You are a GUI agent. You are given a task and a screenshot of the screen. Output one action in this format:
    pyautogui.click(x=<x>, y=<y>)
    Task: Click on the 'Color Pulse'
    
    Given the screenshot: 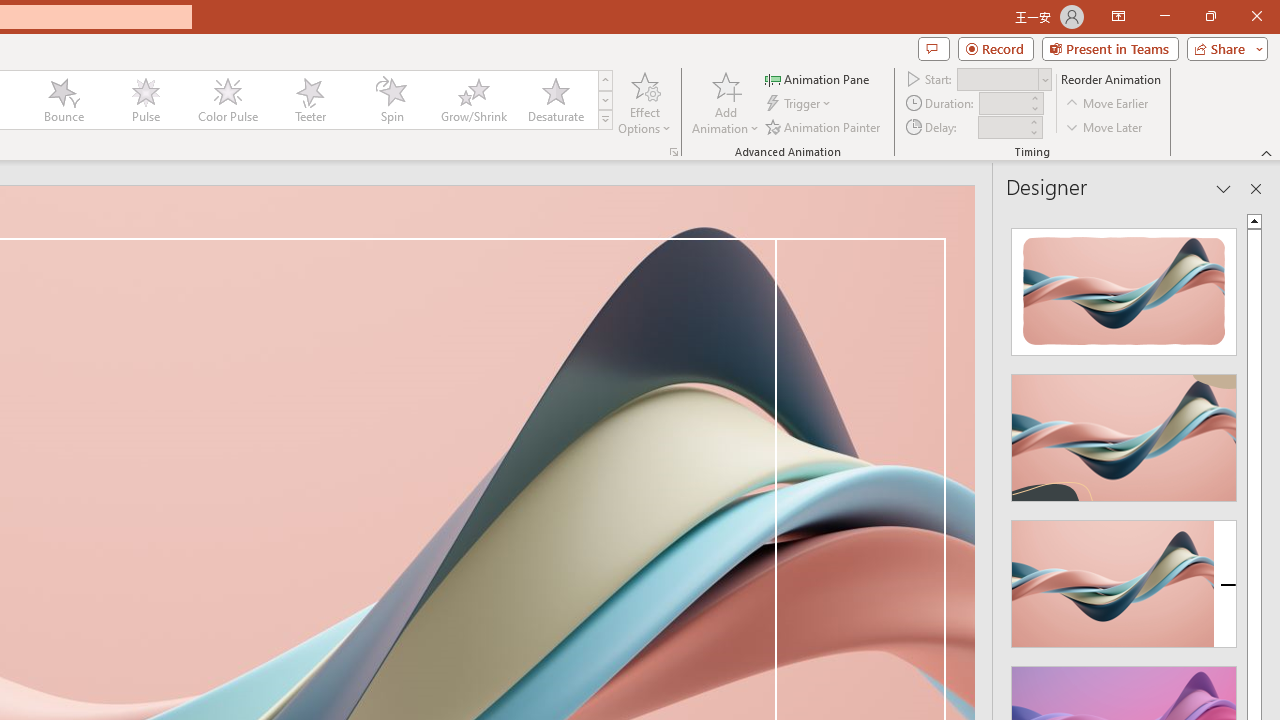 What is the action you would take?
    pyautogui.click(x=227, y=100)
    